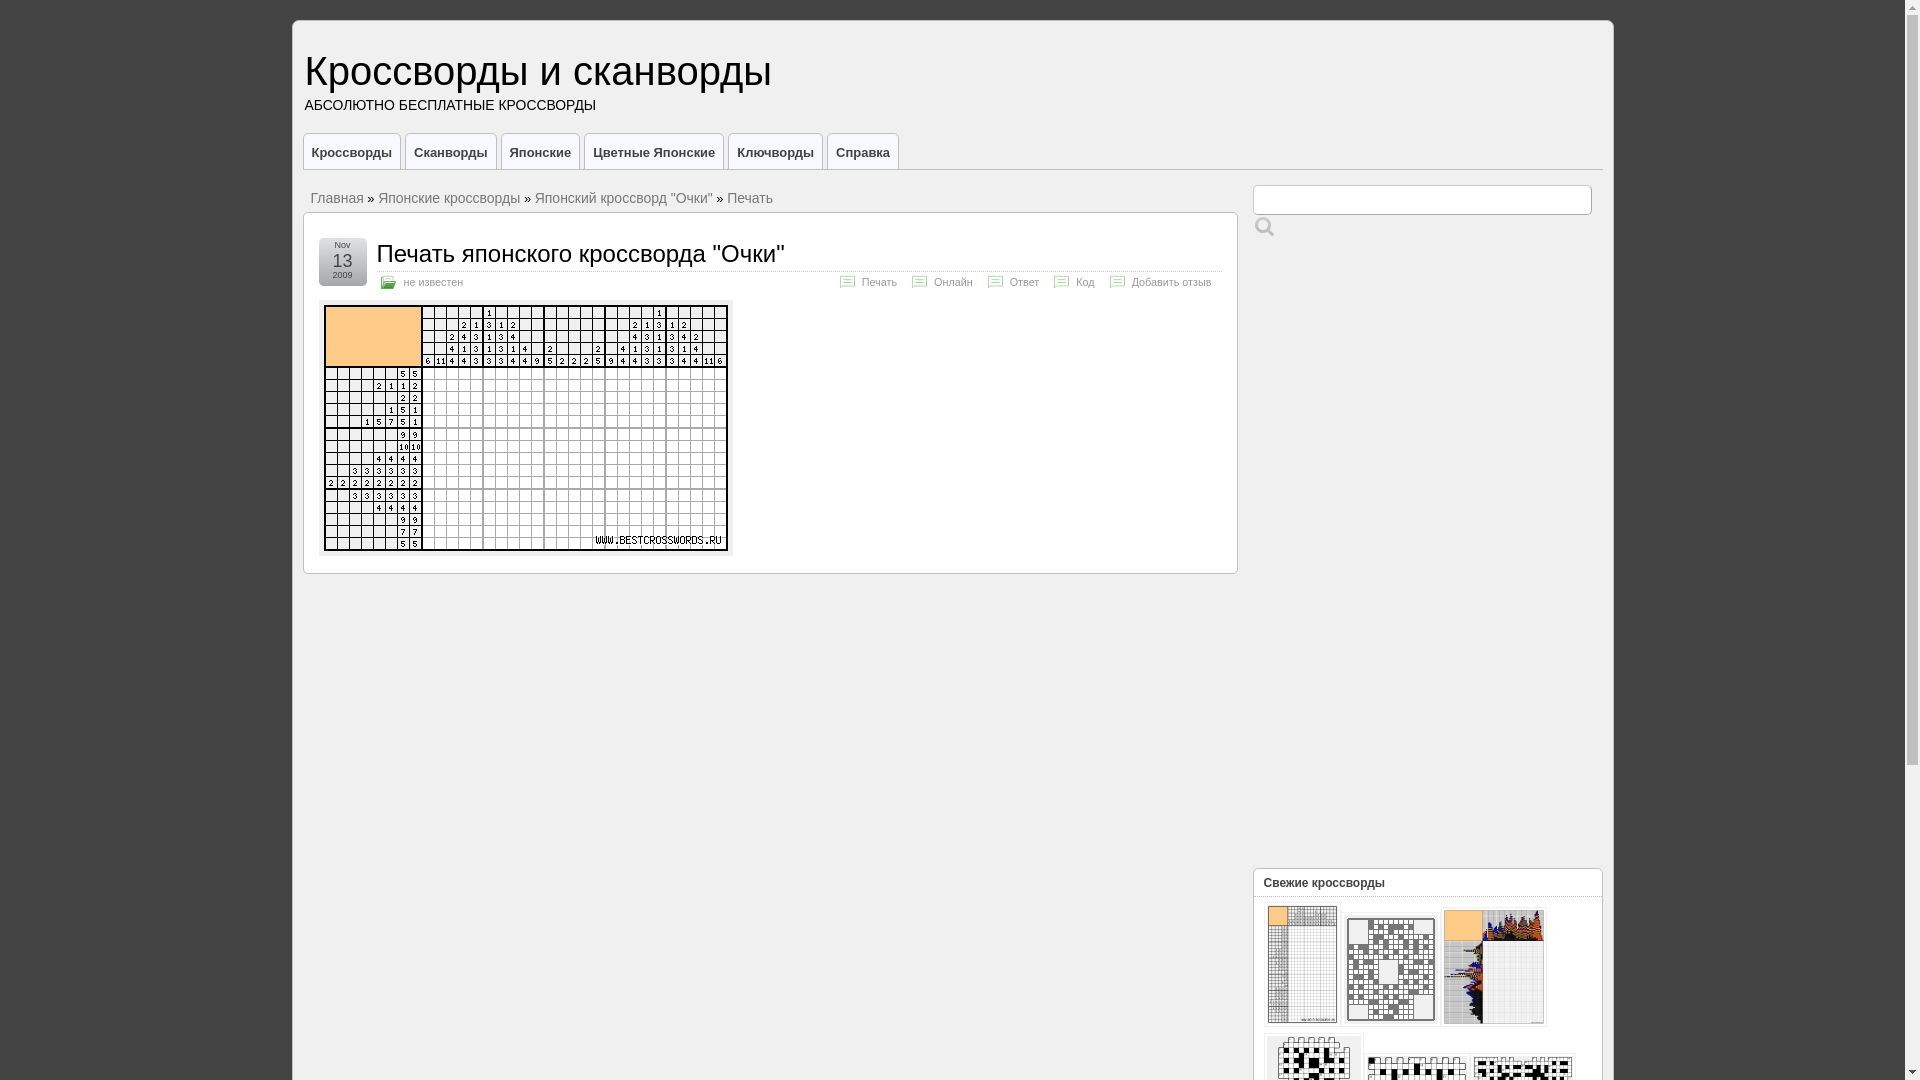 The image size is (1920, 1080). What do you see at coordinates (1473, 149) in the screenshot?
I see `'Facebook'` at bounding box center [1473, 149].